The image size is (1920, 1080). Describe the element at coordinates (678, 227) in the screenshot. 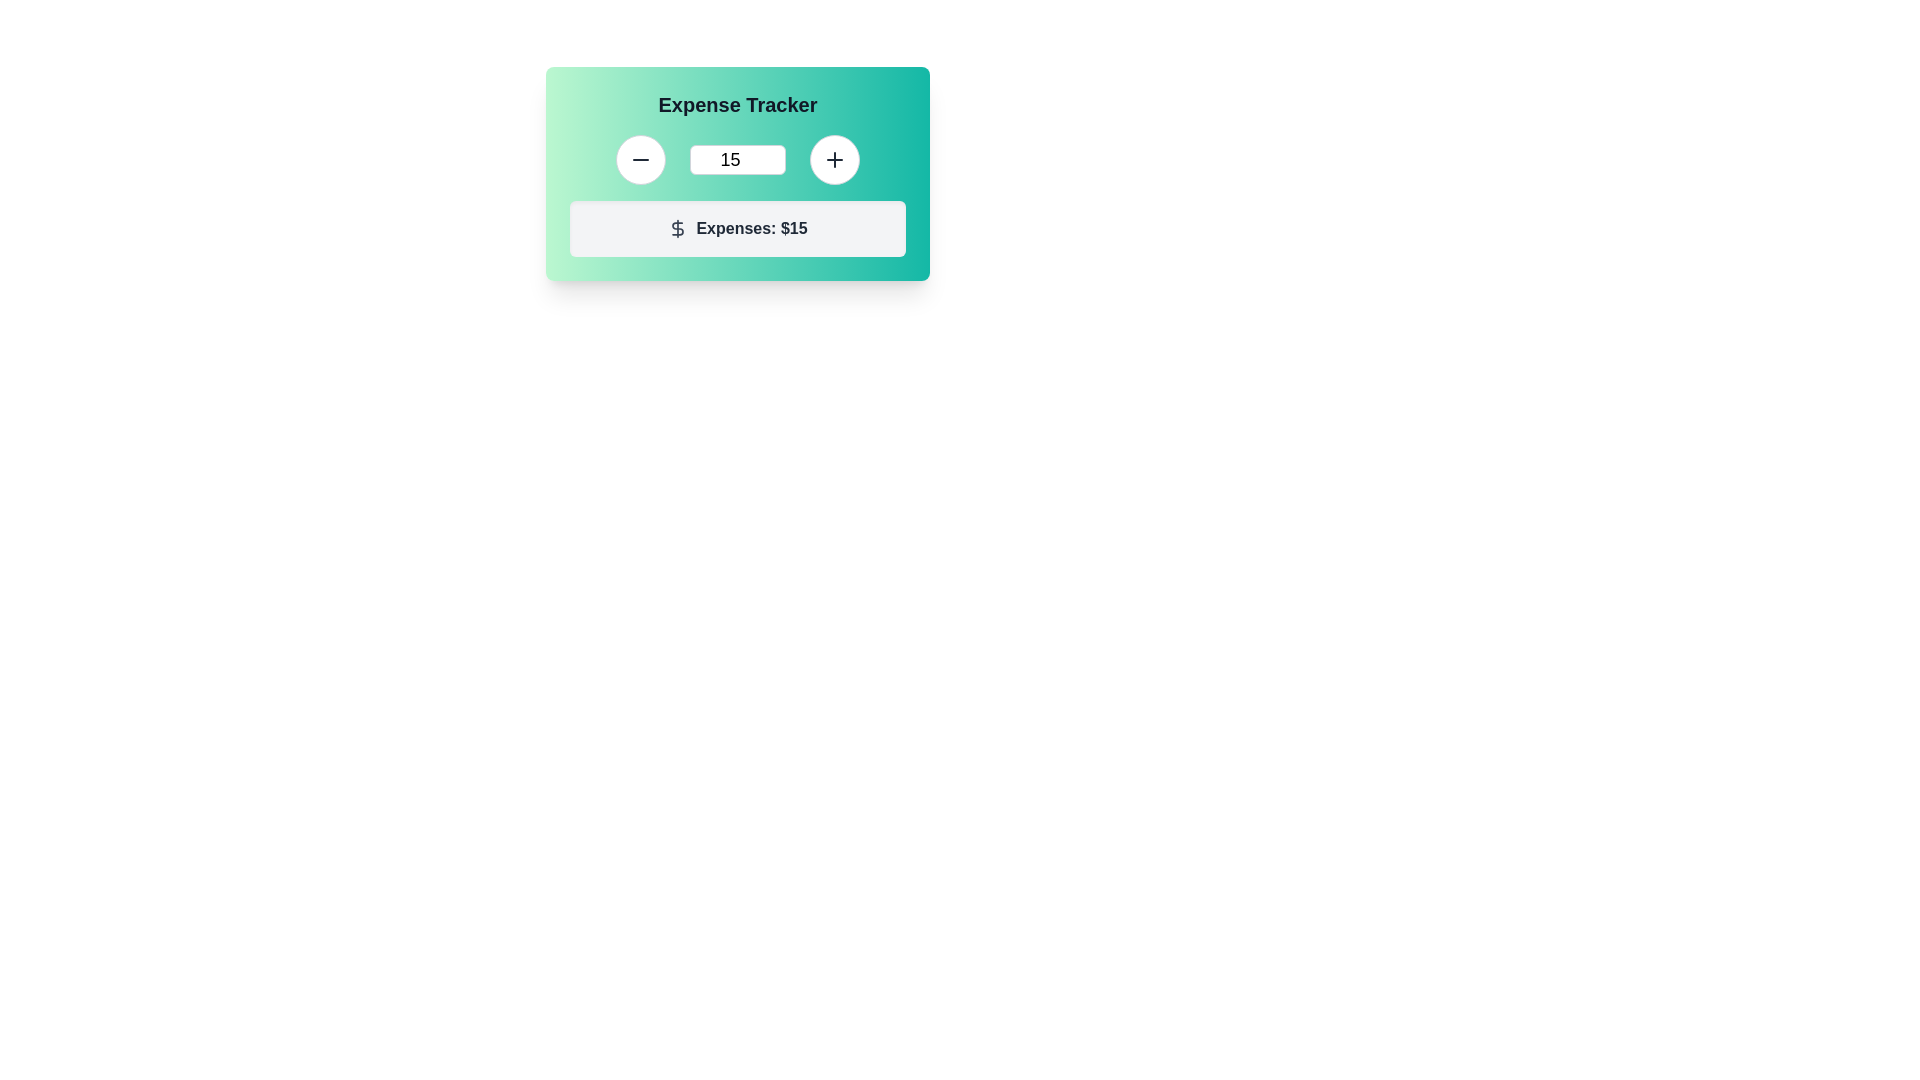

I see `the monetary value icon located to the left of the text 'Expenses: $15' within the light gray box below the 'Expense Tracker' header` at that location.